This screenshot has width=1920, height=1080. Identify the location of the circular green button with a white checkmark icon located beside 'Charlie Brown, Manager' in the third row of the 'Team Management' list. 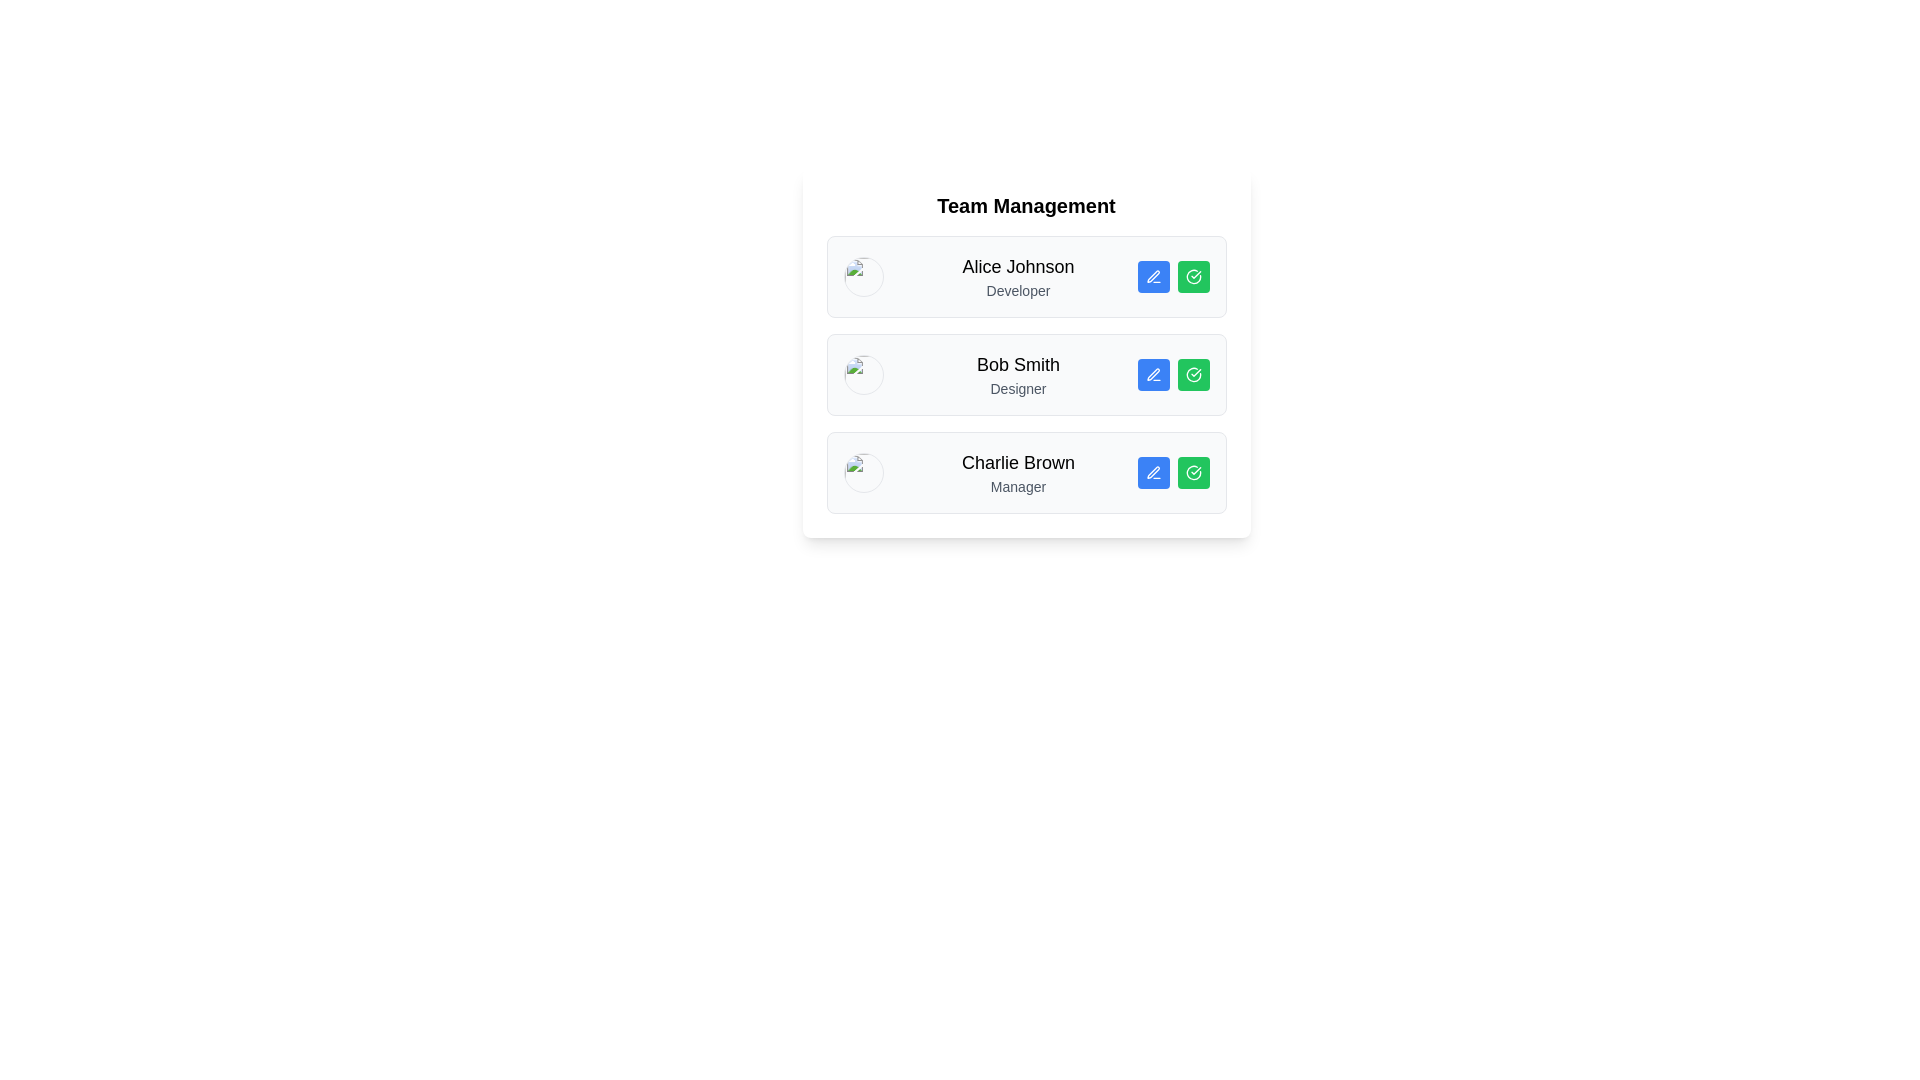
(1193, 473).